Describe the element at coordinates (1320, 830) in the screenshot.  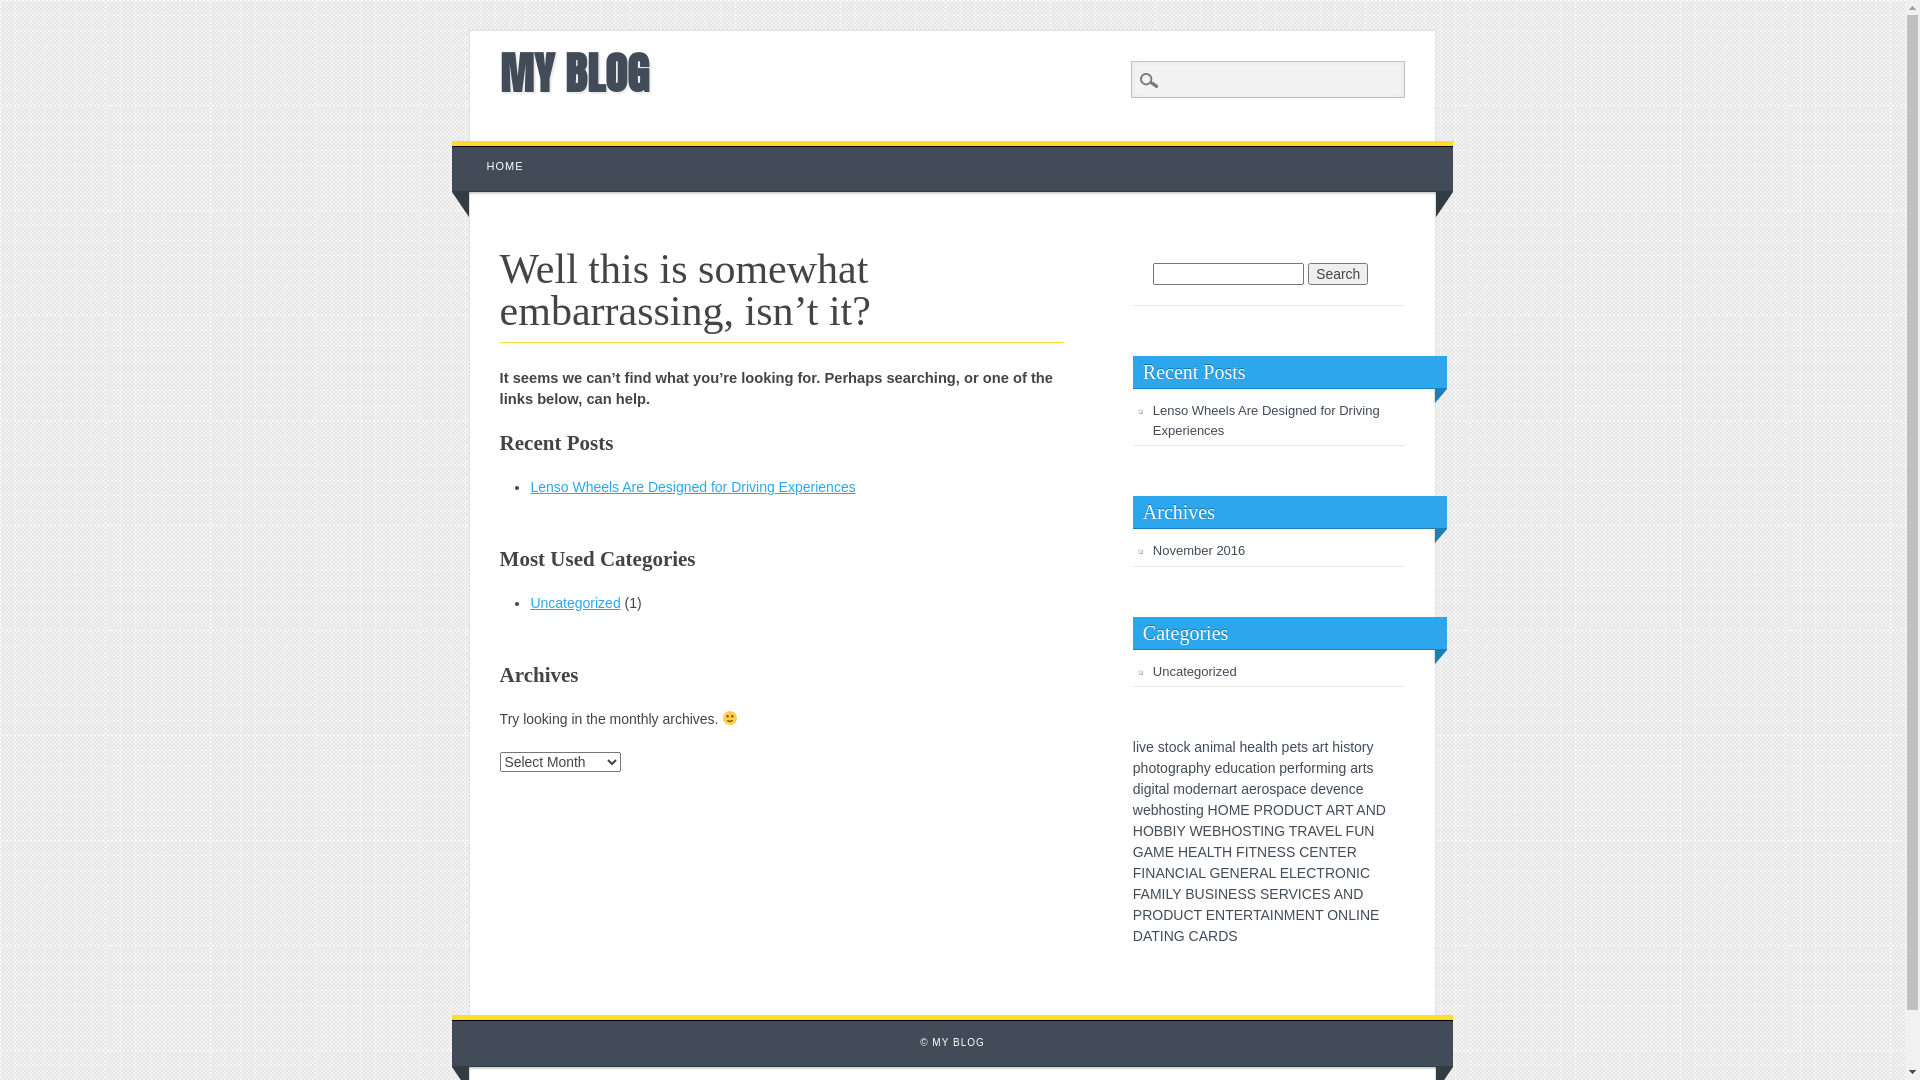
I see `'V'` at that location.